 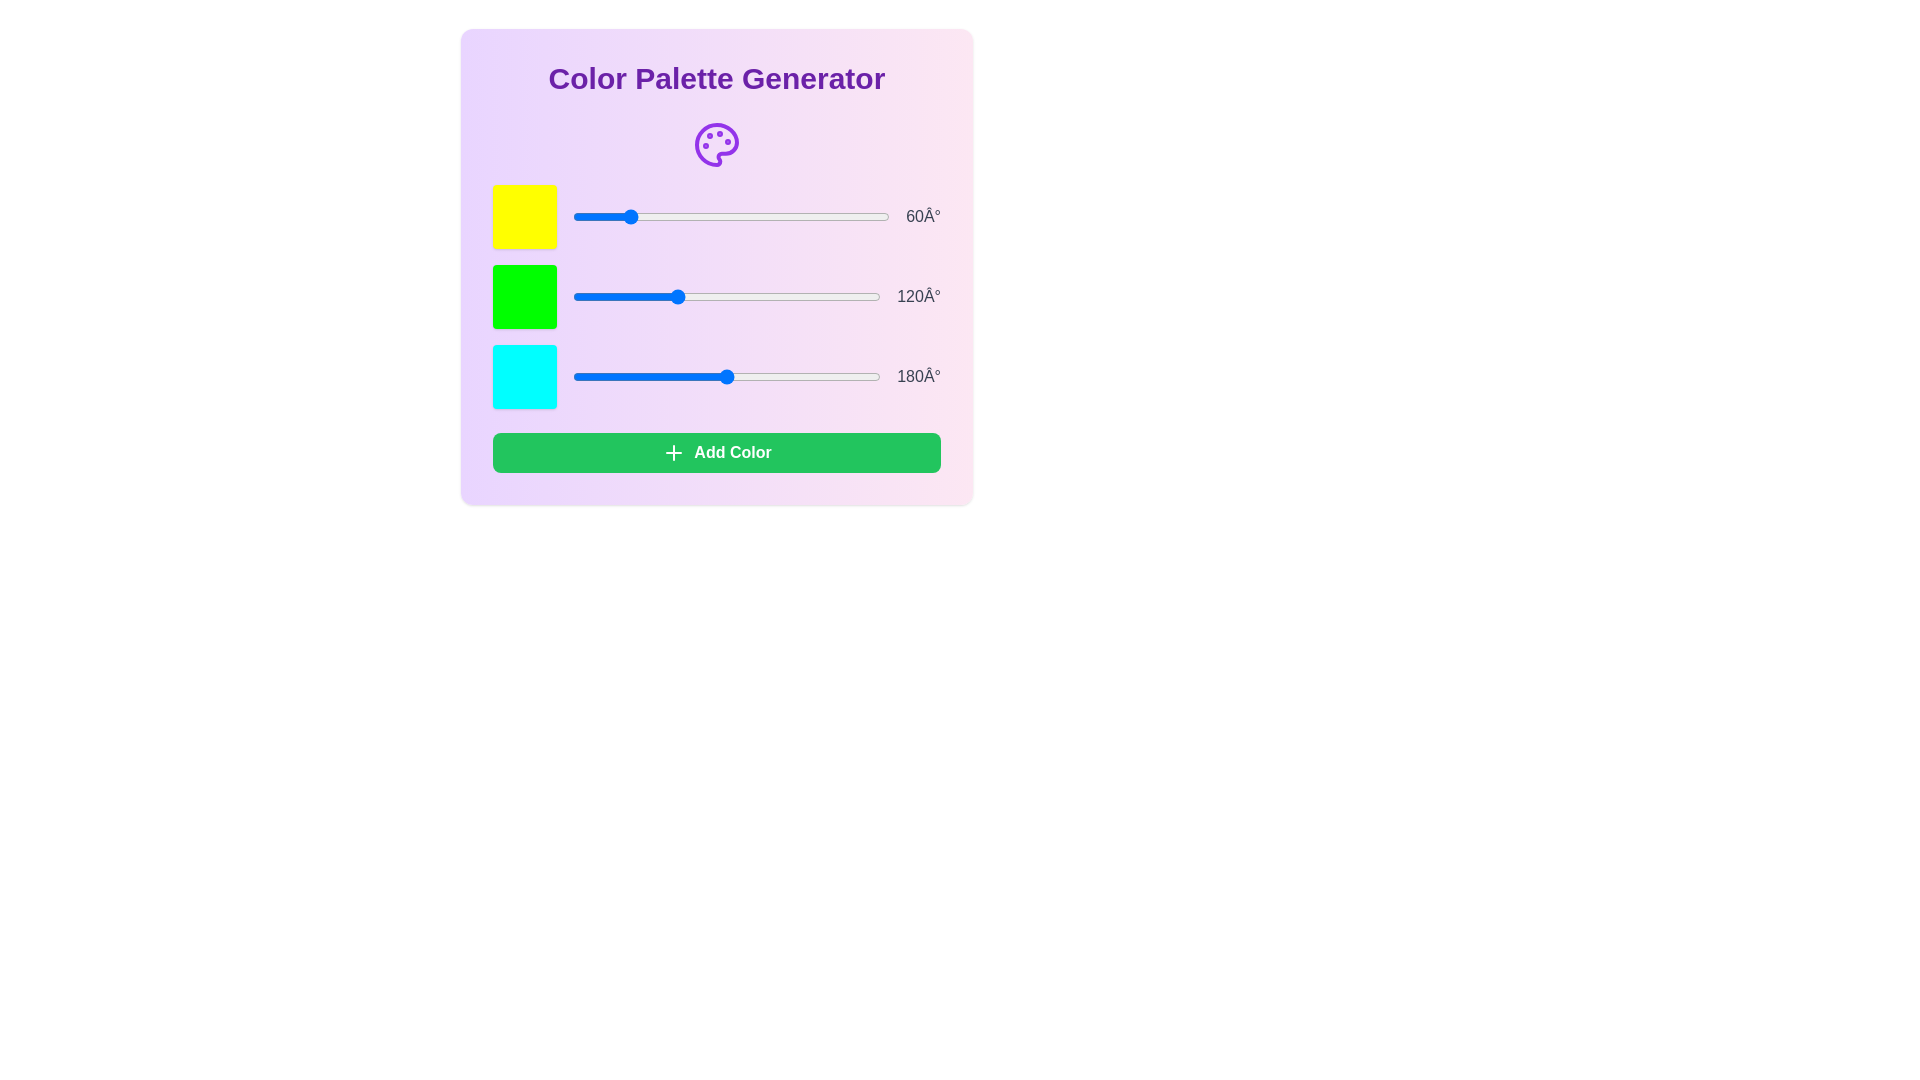 What do you see at coordinates (622, 216) in the screenshot?
I see `the color slider to set the hue to 57` at bounding box center [622, 216].